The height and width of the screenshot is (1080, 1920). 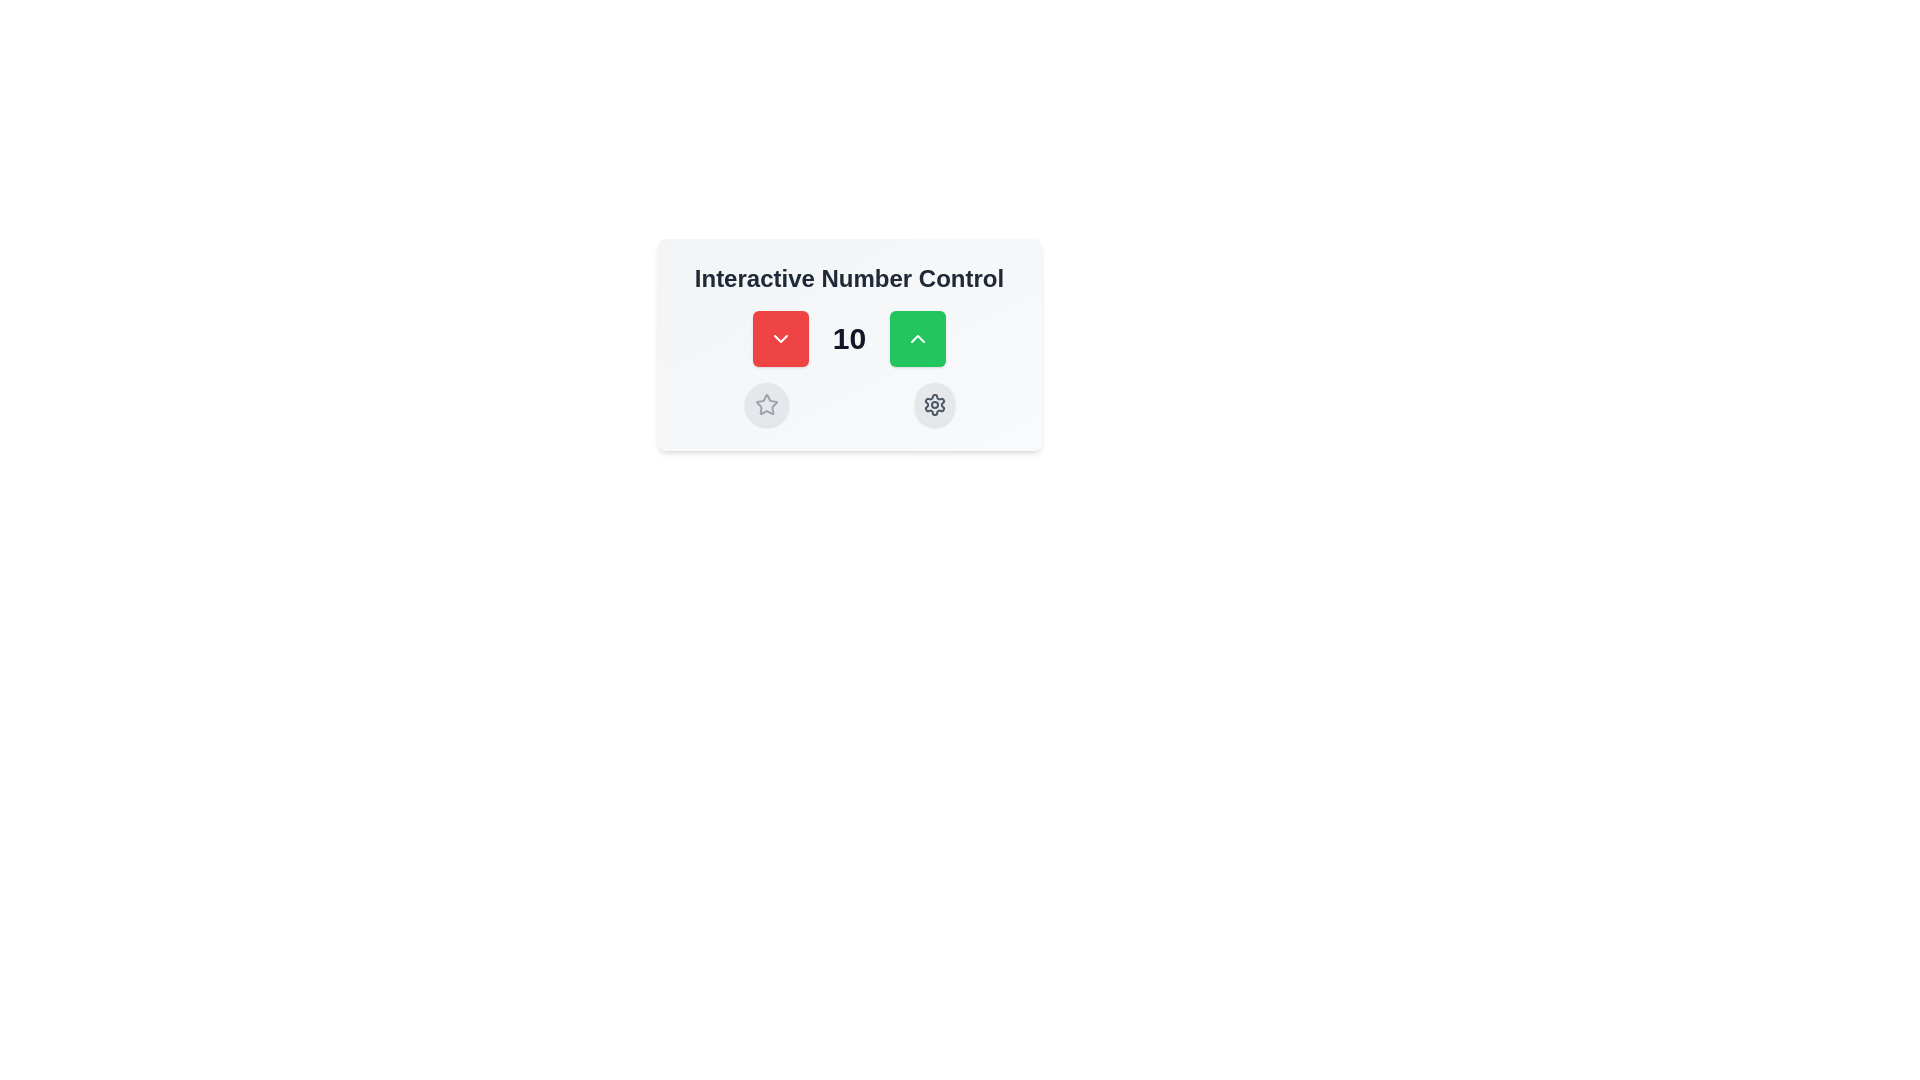 I want to click on the label that describes the purpose of the associated number control features, which is positioned centrally above the numeric display and interactive buttons, so click(x=849, y=278).